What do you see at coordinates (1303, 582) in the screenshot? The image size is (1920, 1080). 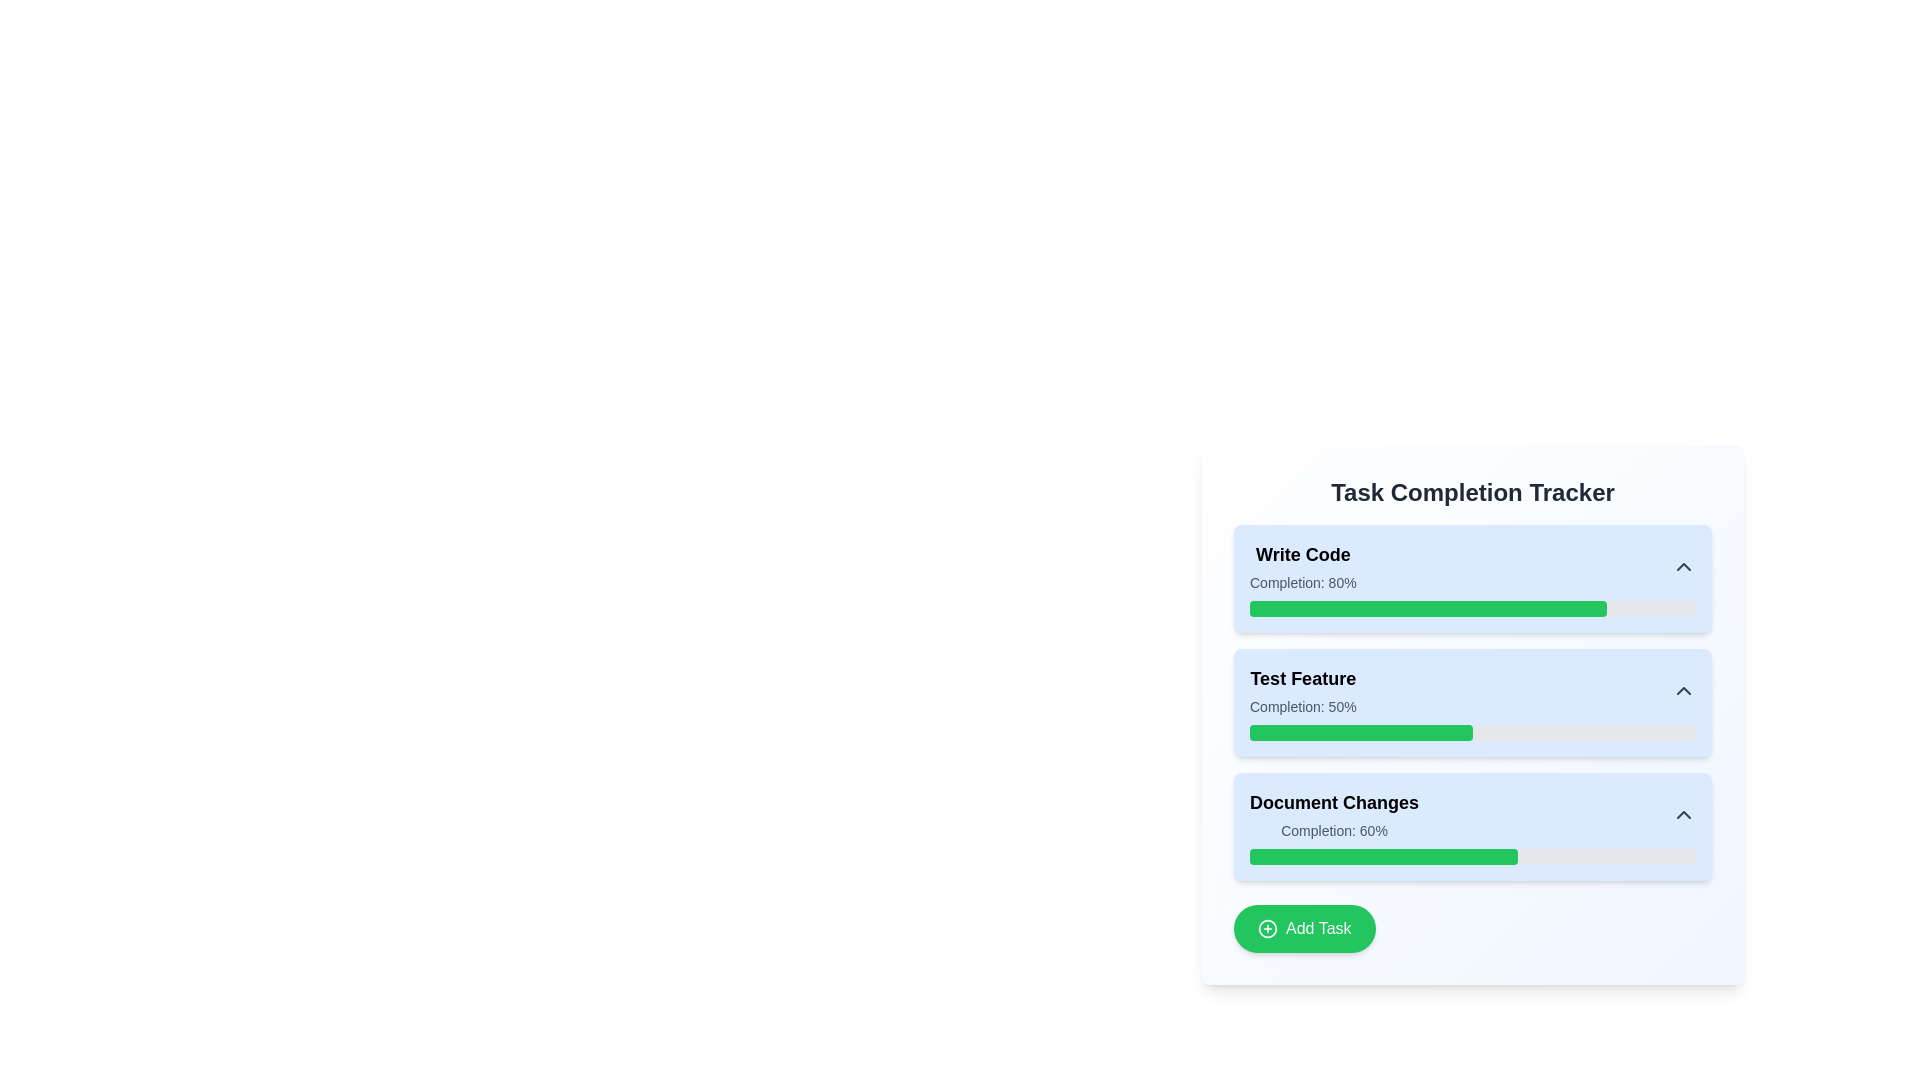 I see `the text label displaying 'Completion: 80%', which is styled in gray and located under the 'Write Code' section indicating progress` at bounding box center [1303, 582].